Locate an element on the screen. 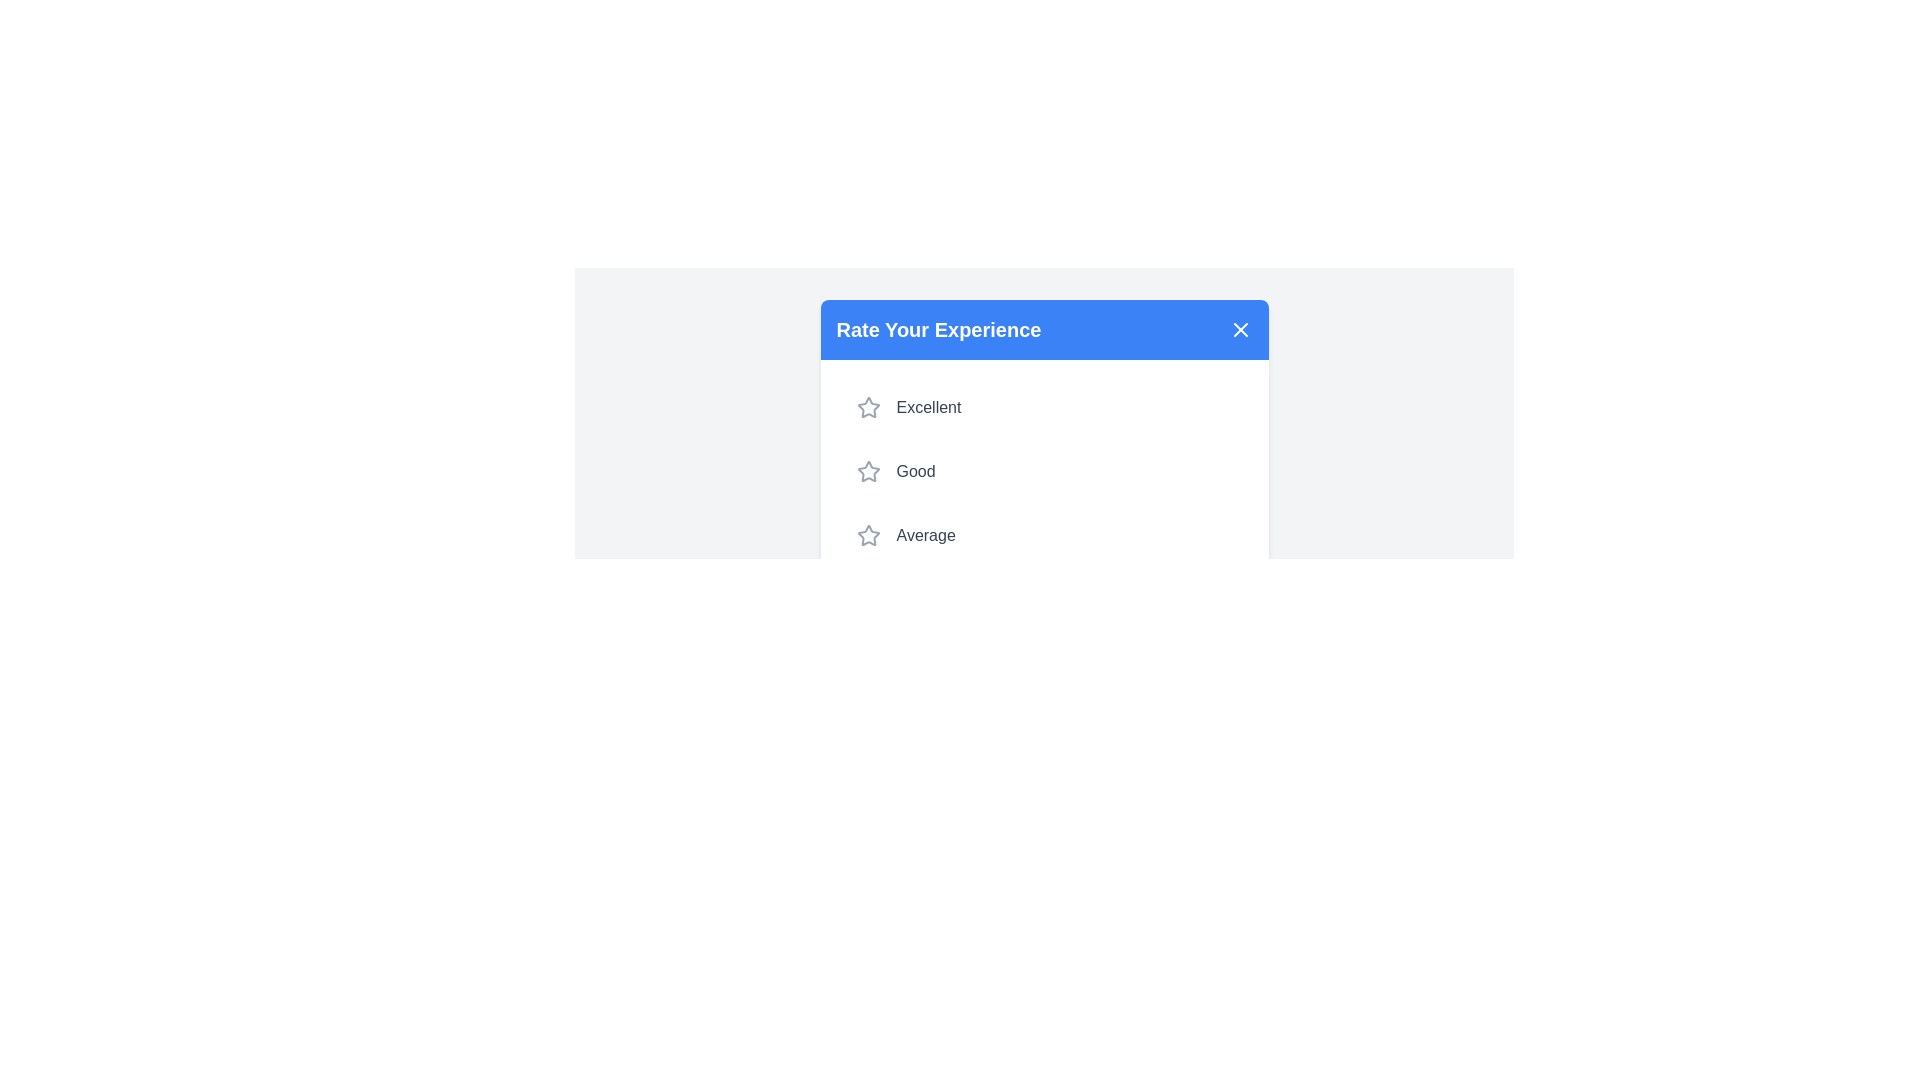  the star corresponding to the desired rating 3 is located at coordinates (868, 535).